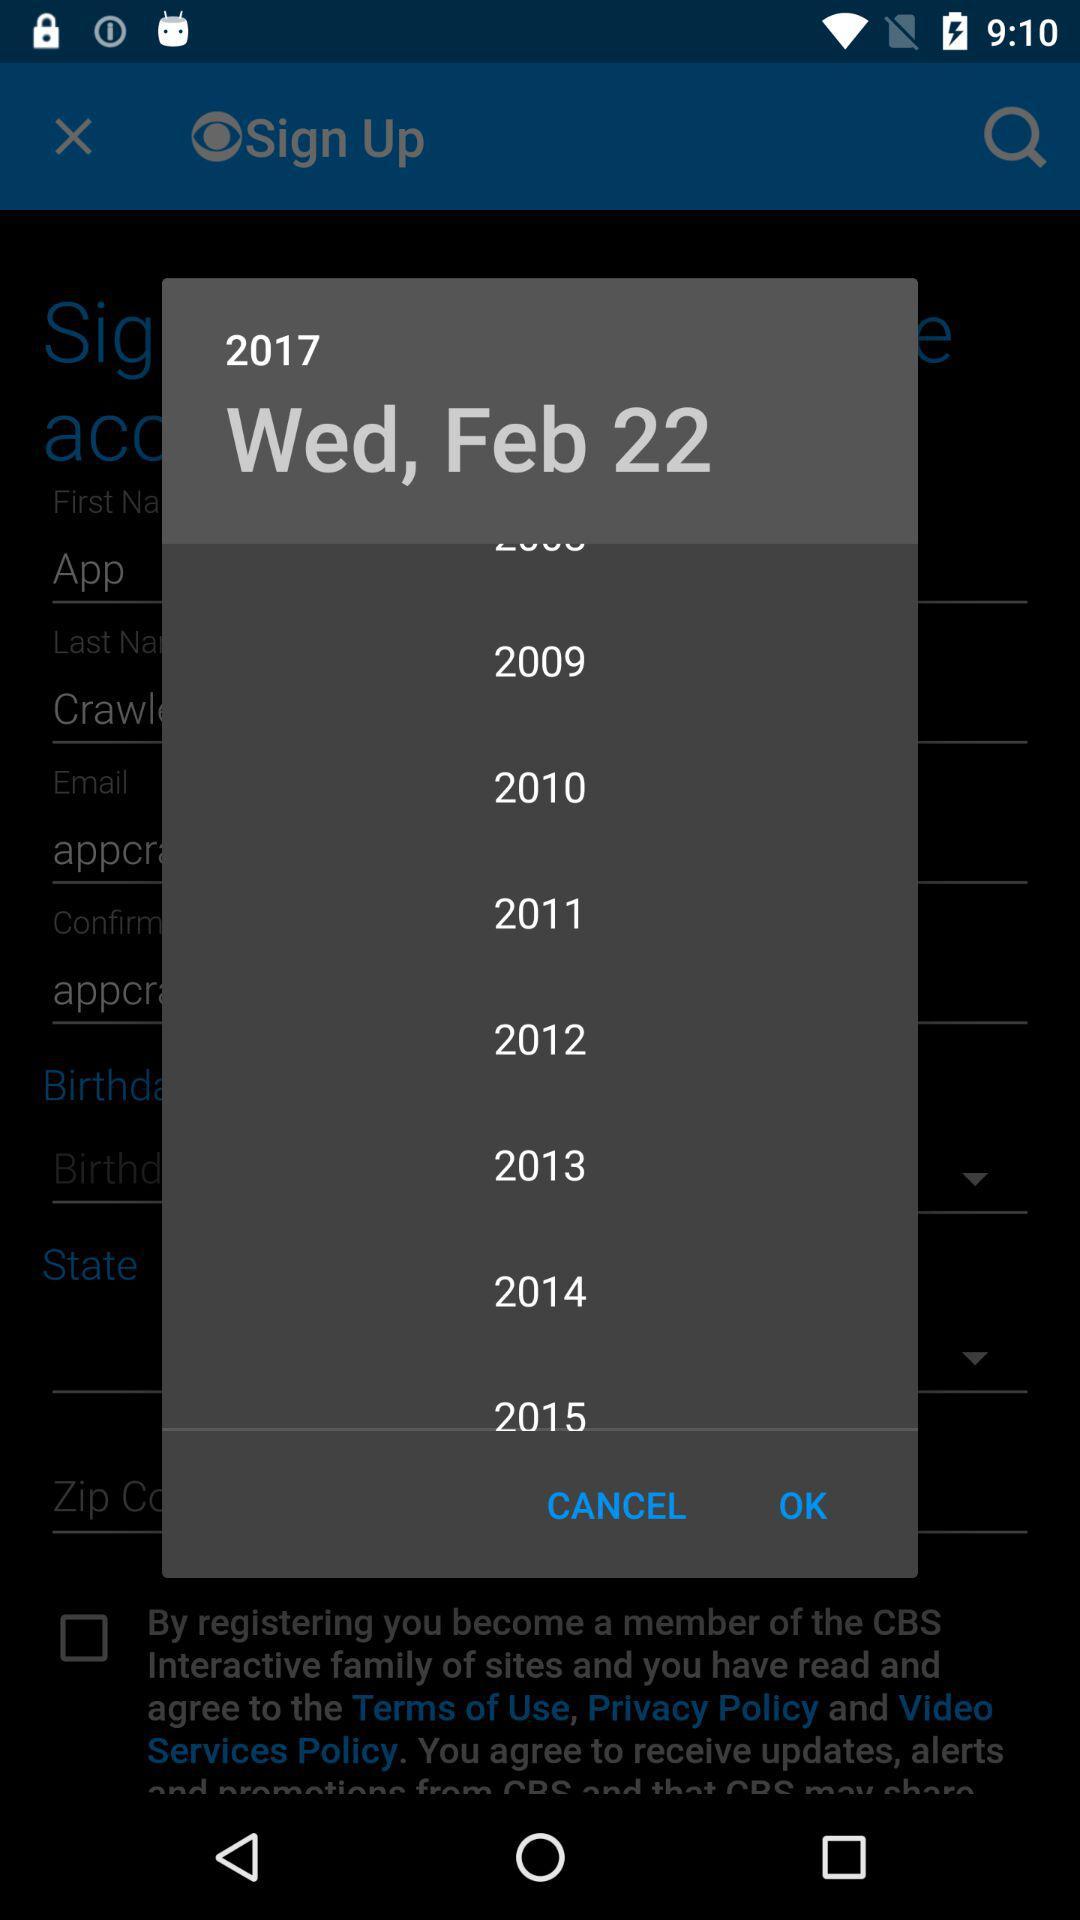  What do you see at coordinates (469, 435) in the screenshot?
I see `icon below the 2017 item` at bounding box center [469, 435].